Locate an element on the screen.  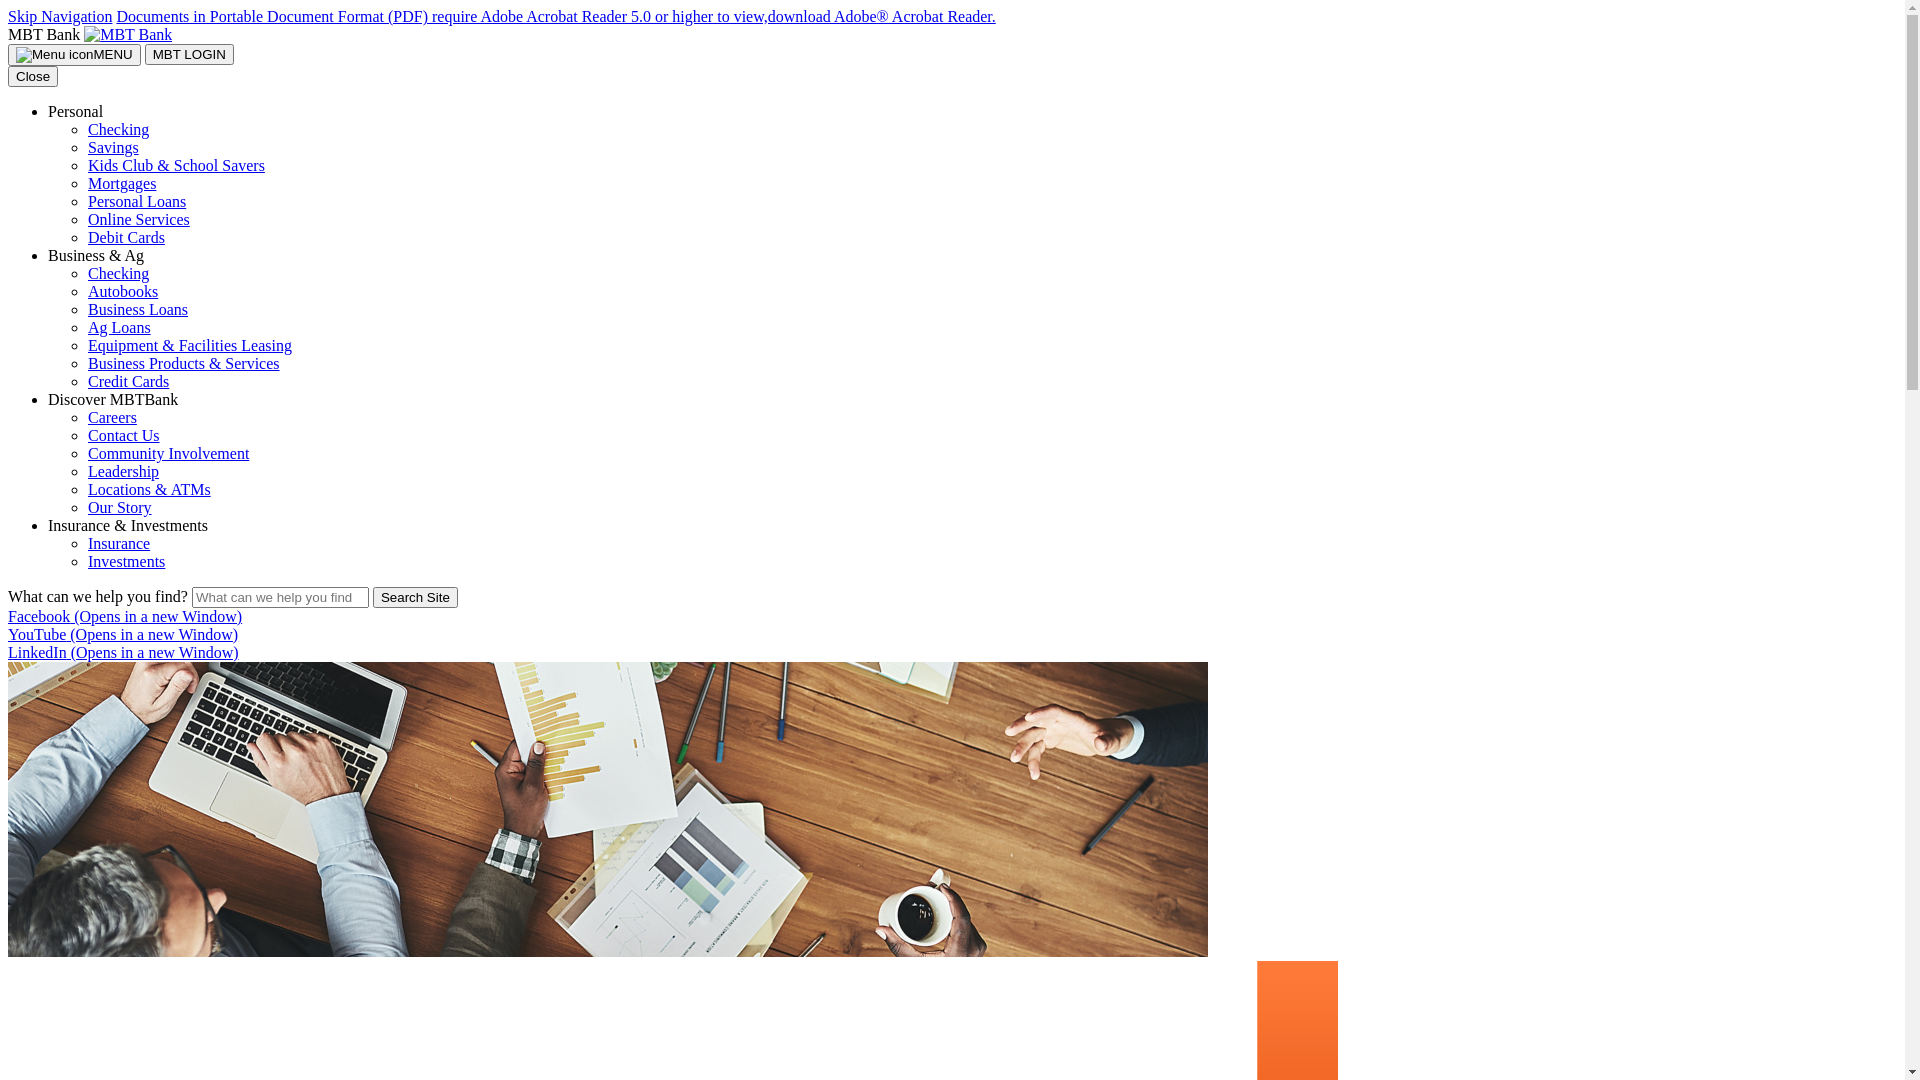
'Investments' is located at coordinates (86, 561).